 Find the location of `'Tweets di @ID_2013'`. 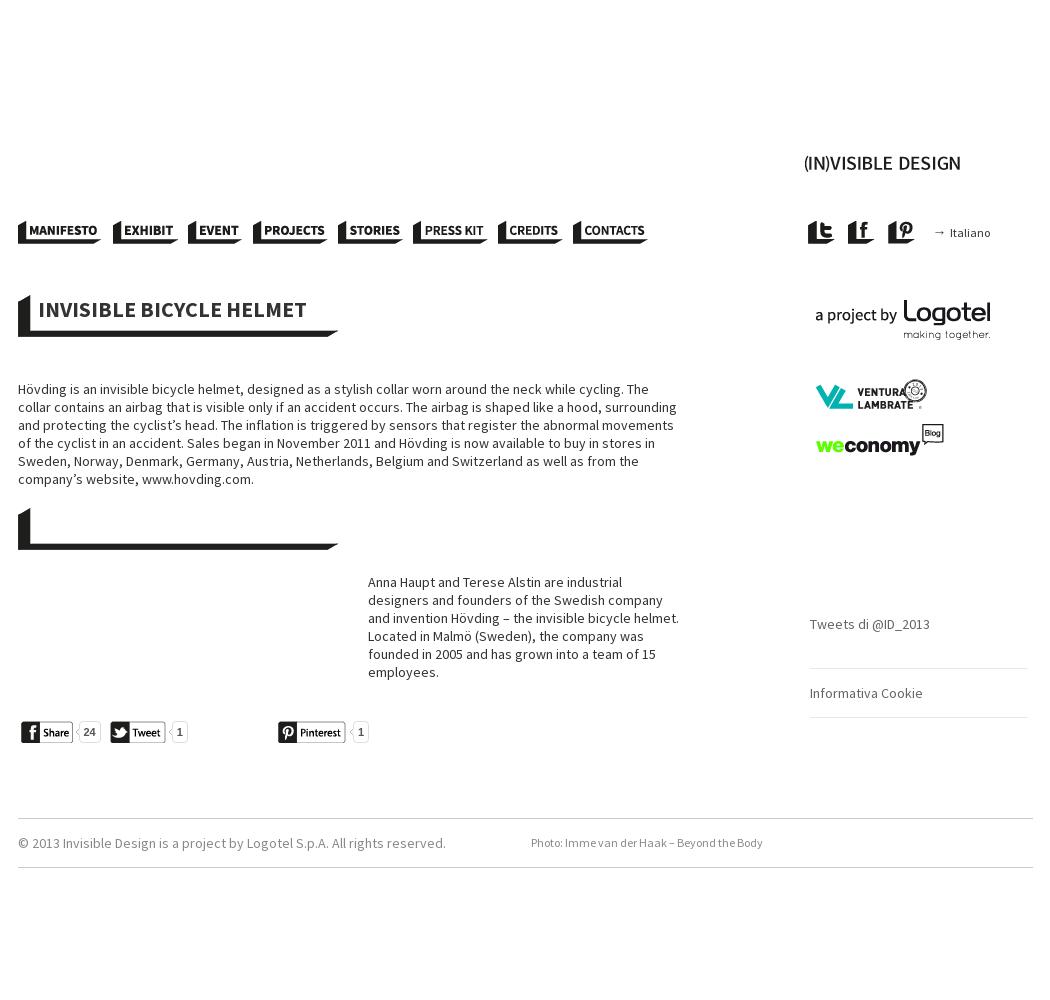

'Tweets di @ID_2013' is located at coordinates (867, 623).